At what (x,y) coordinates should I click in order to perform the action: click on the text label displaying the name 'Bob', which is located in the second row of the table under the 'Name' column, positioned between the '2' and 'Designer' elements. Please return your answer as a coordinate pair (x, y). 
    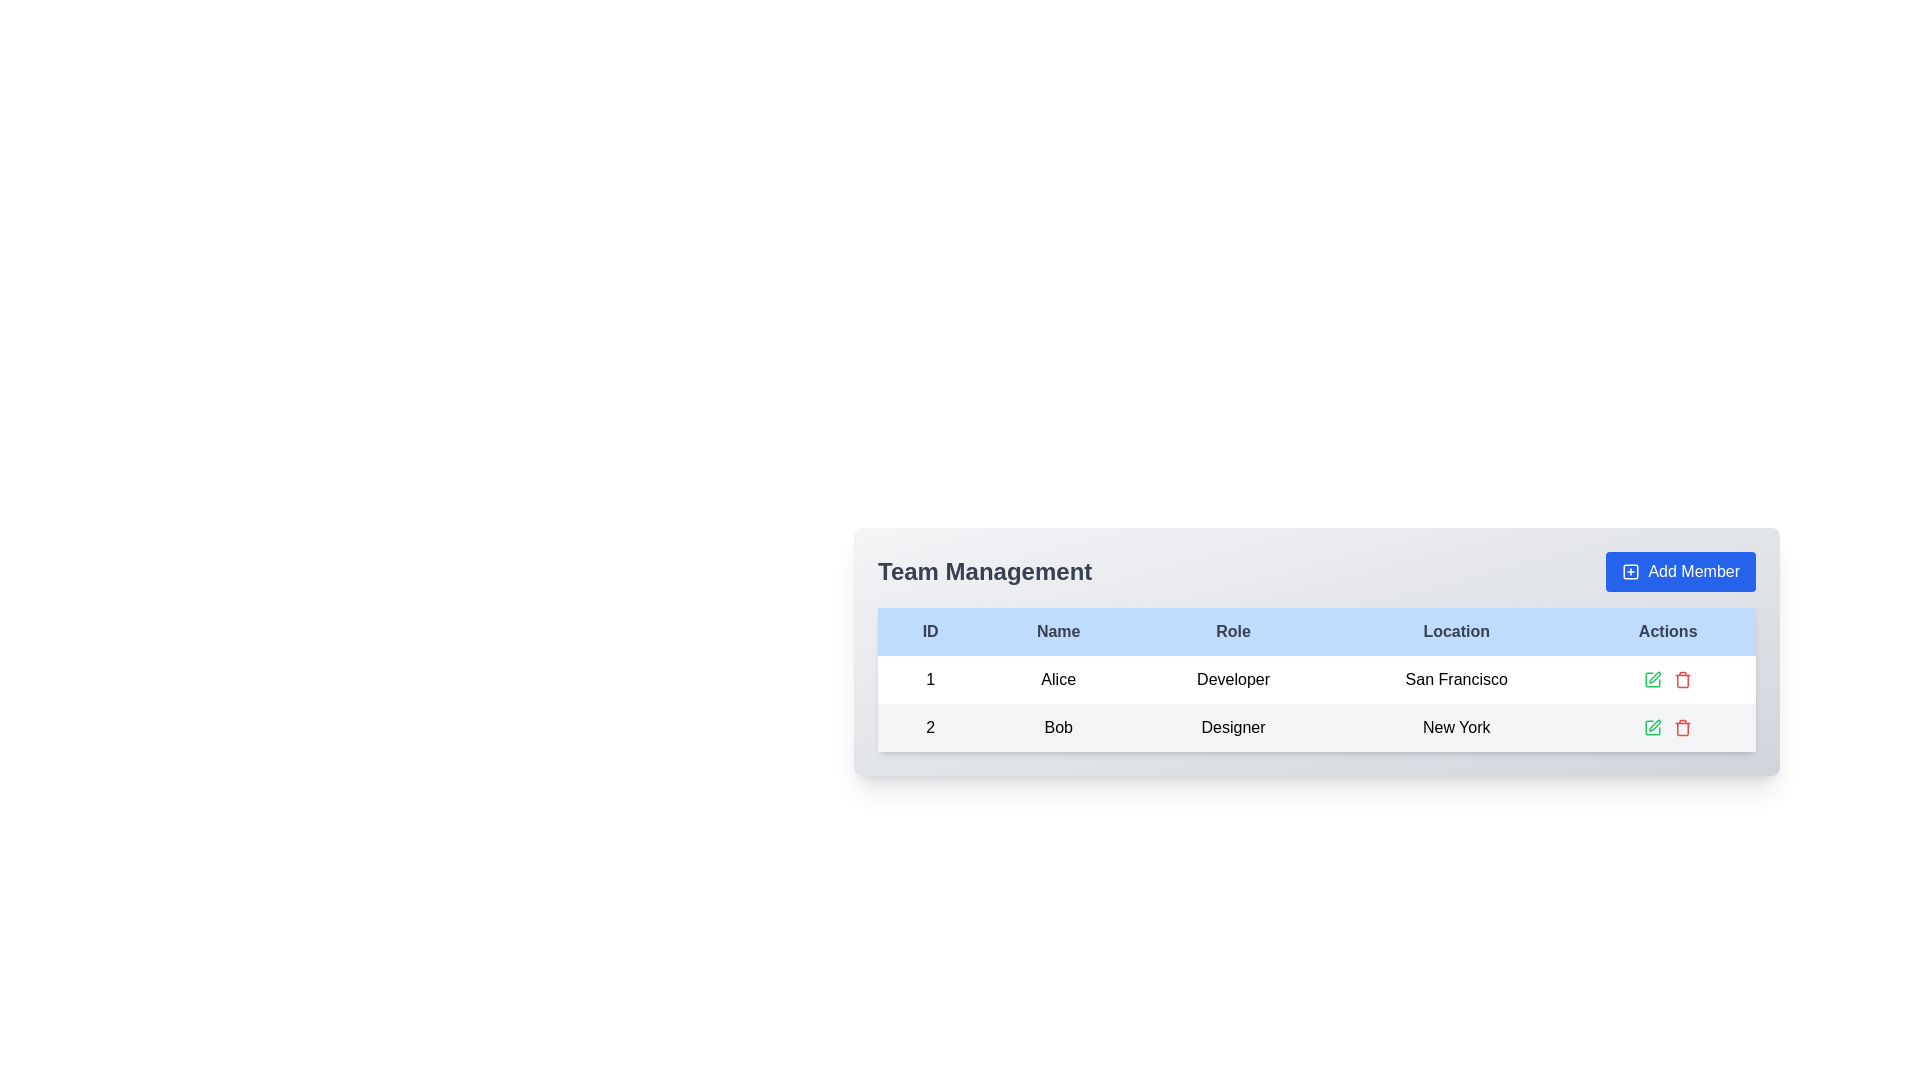
    Looking at the image, I should click on (1057, 728).